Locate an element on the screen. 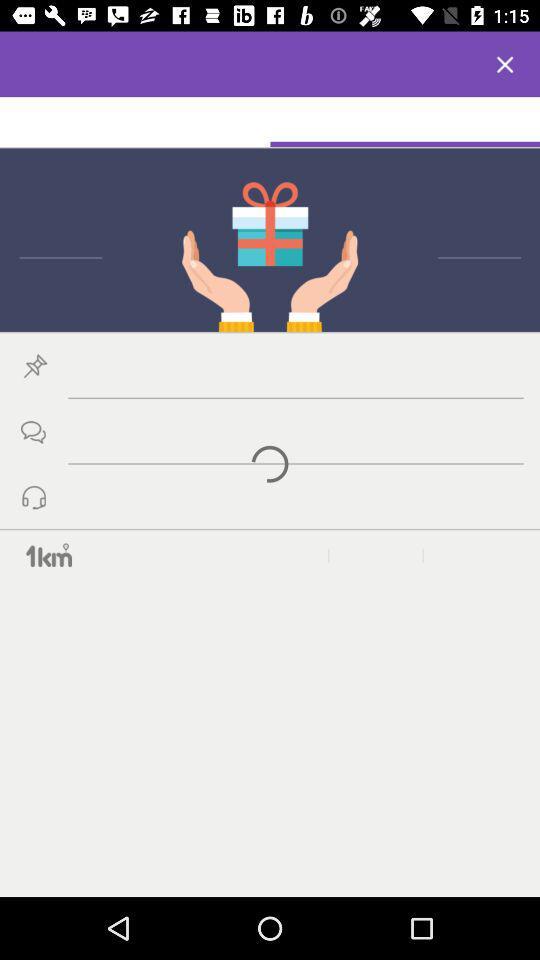 This screenshot has width=540, height=960. x is located at coordinates (504, 64).